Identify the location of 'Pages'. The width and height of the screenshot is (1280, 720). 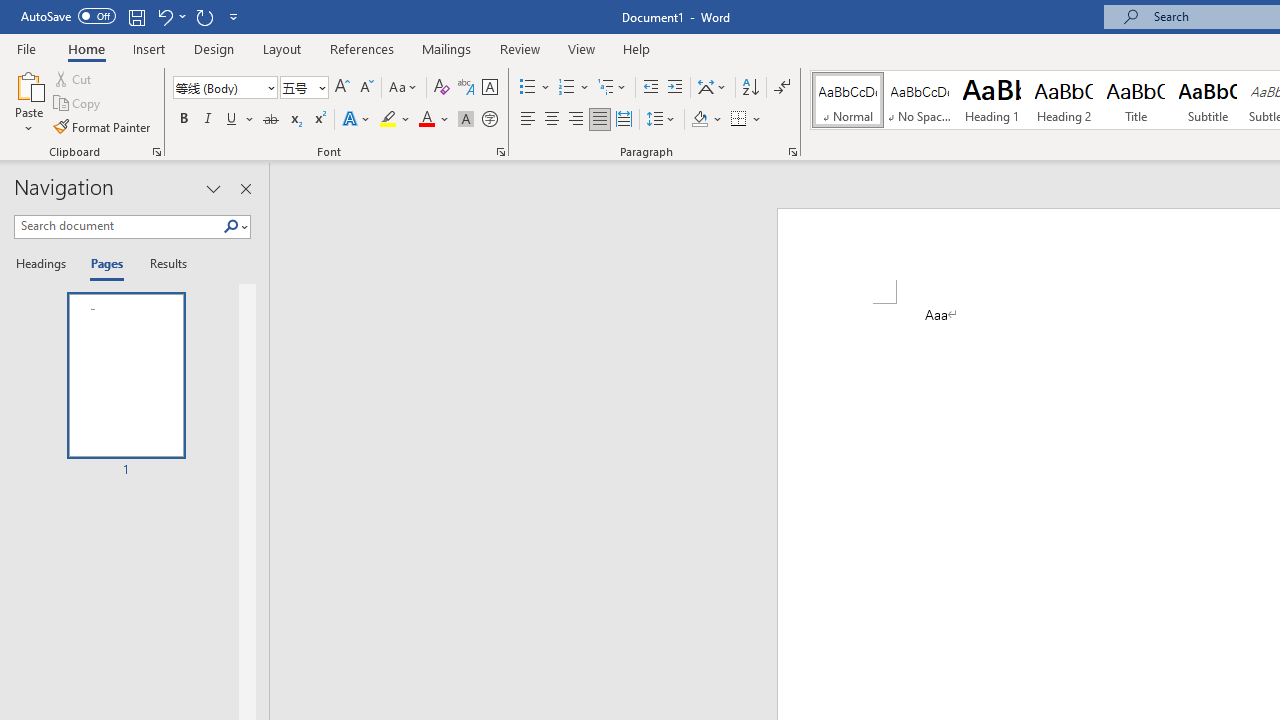
(104, 264).